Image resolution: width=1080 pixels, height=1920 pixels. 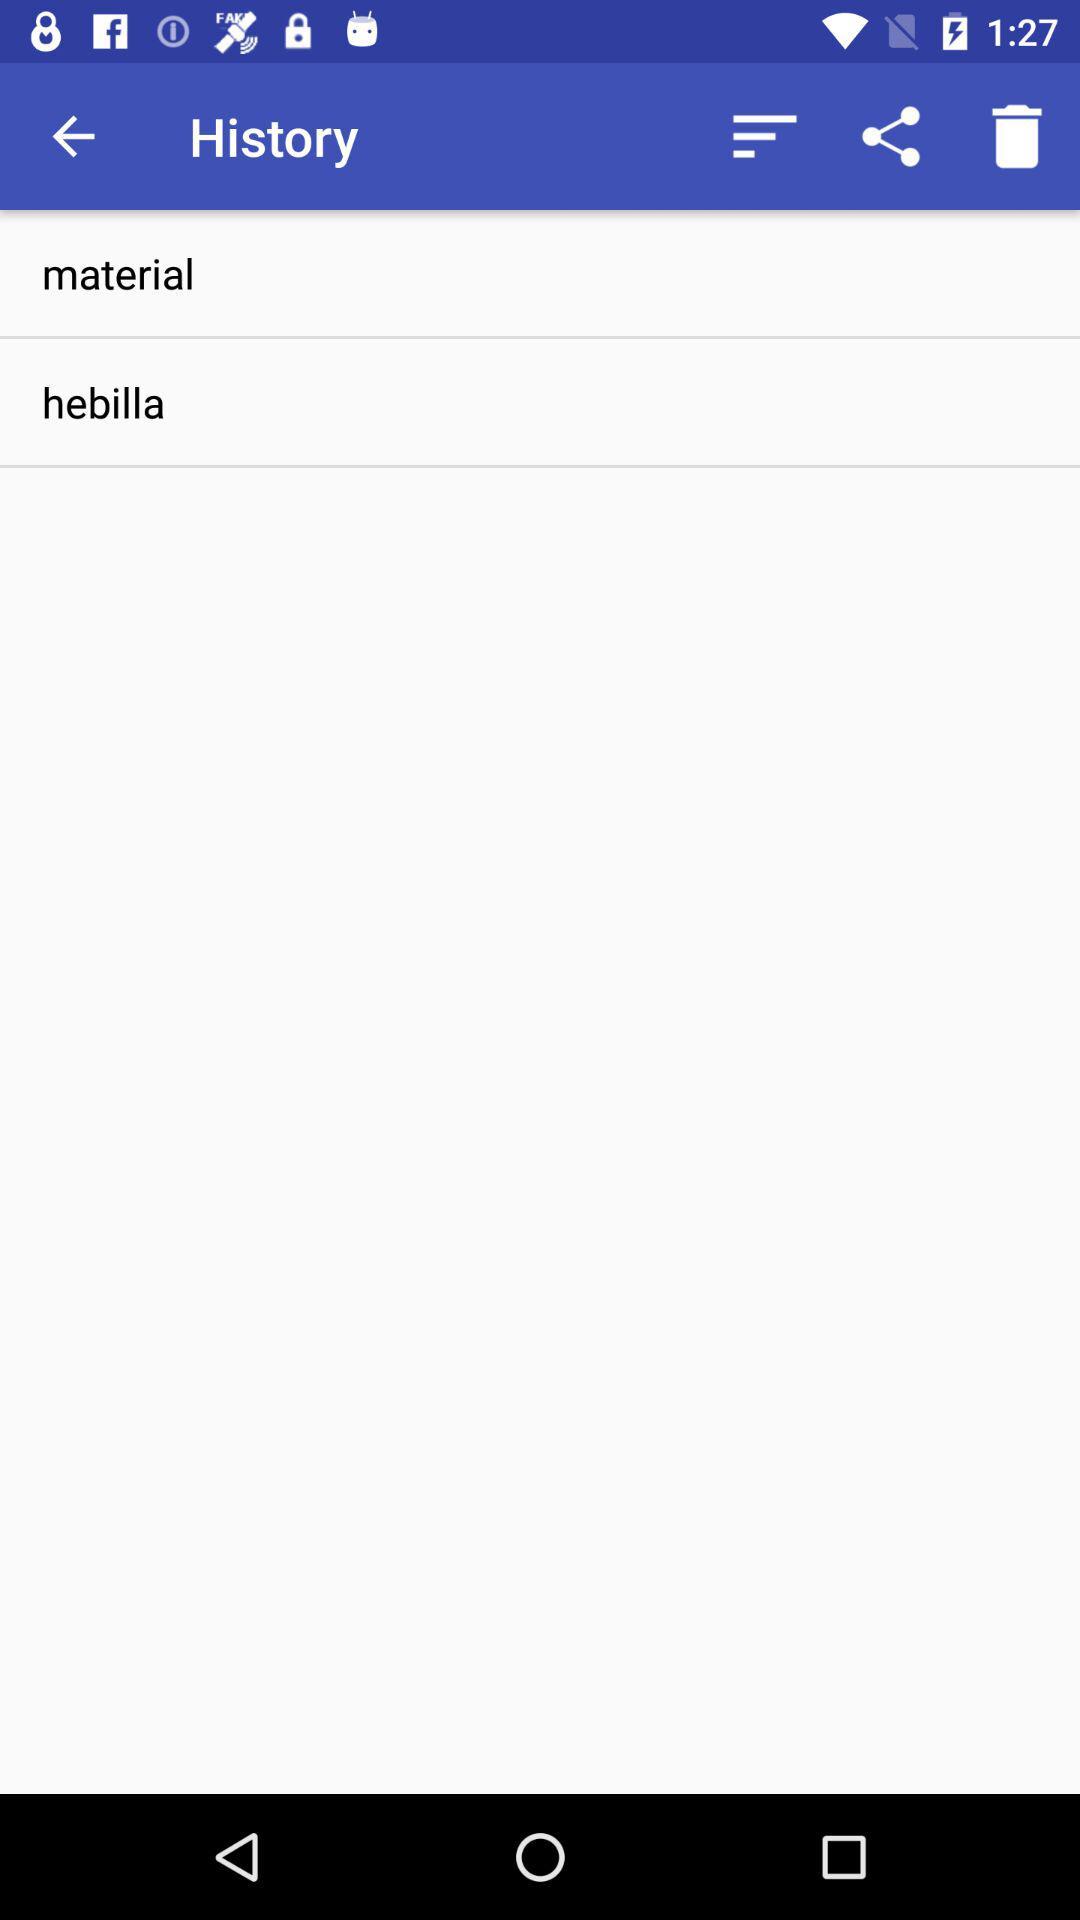 I want to click on hebilla icon, so click(x=540, y=401).